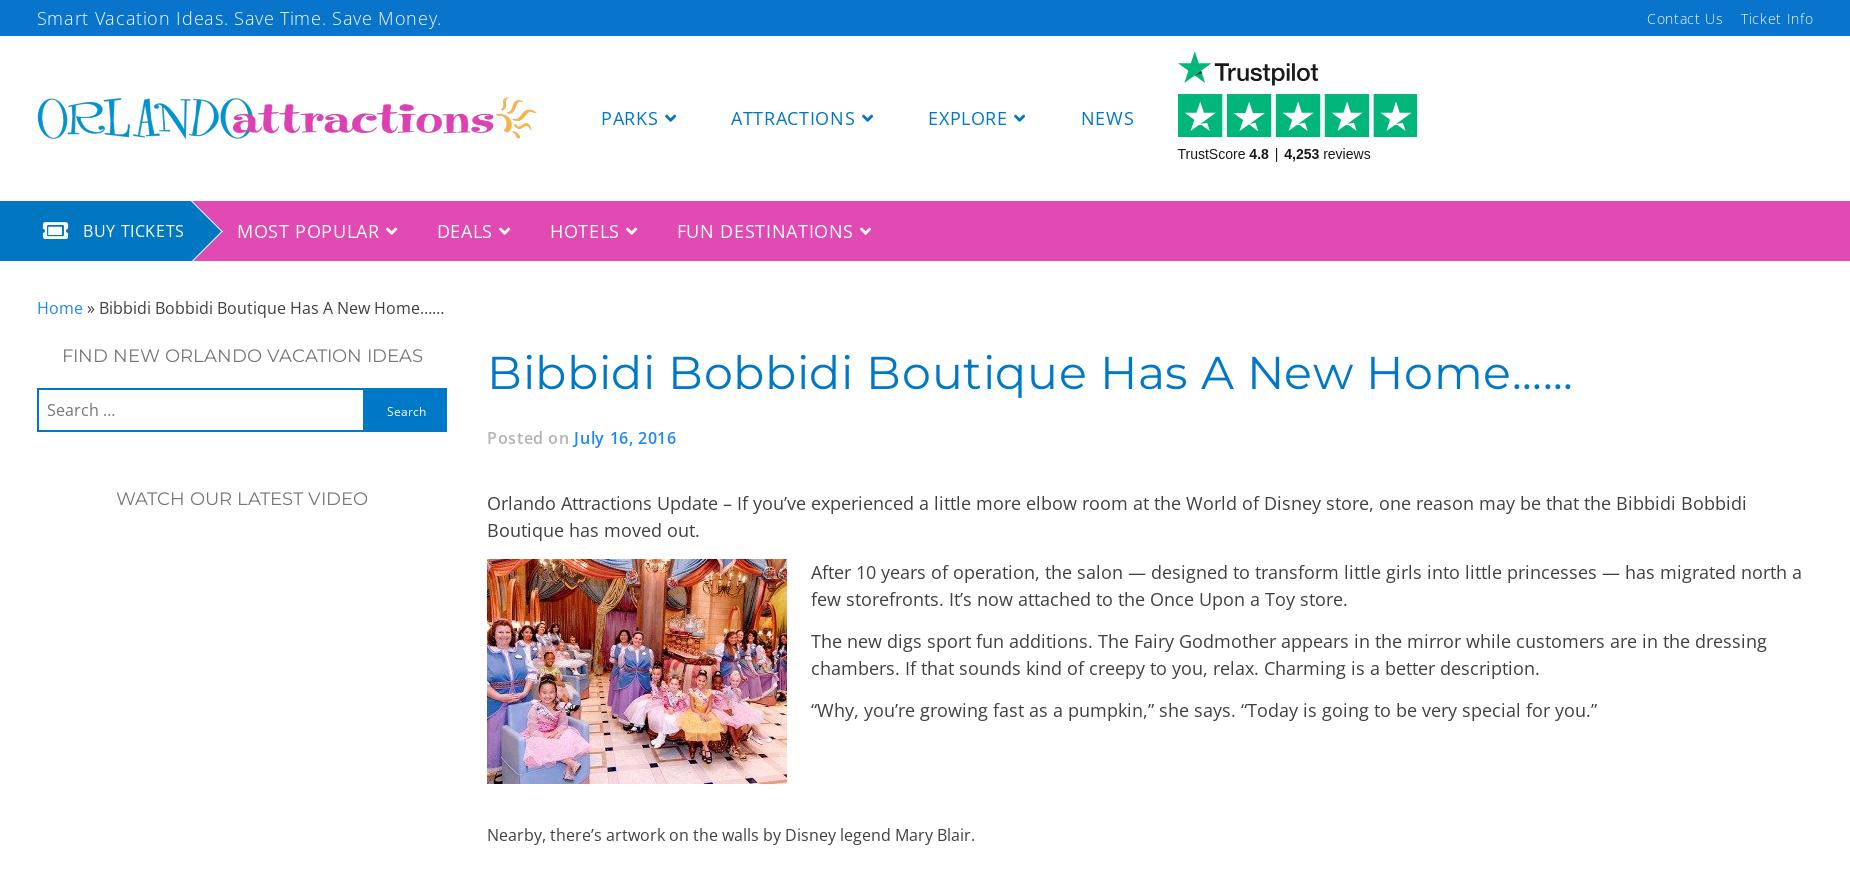 The image size is (1850, 871). What do you see at coordinates (237, 15) in the screenshot?
I see `'Smart Vacation Ideas. Save Time. Save Money.'` at bounding box center [237, 15].